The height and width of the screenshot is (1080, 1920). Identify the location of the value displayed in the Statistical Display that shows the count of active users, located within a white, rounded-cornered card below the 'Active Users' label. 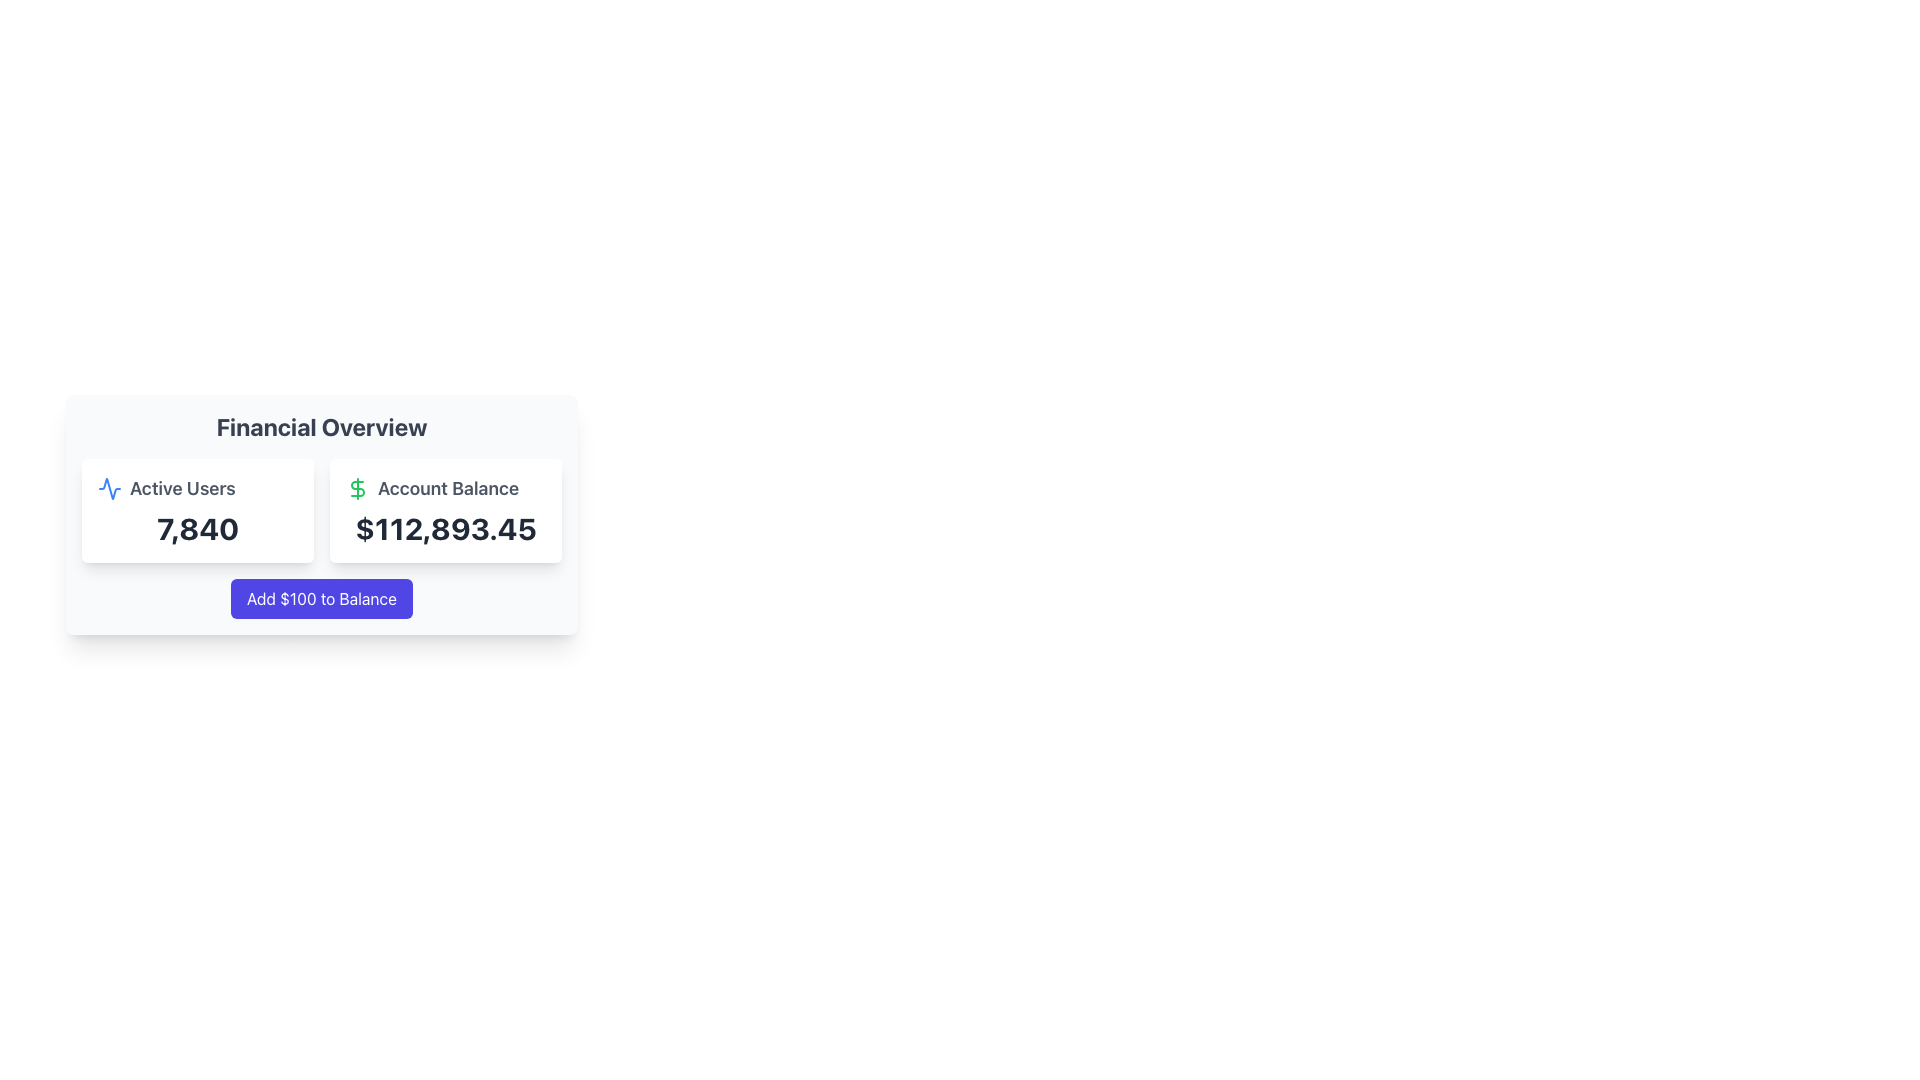
(197, 527).